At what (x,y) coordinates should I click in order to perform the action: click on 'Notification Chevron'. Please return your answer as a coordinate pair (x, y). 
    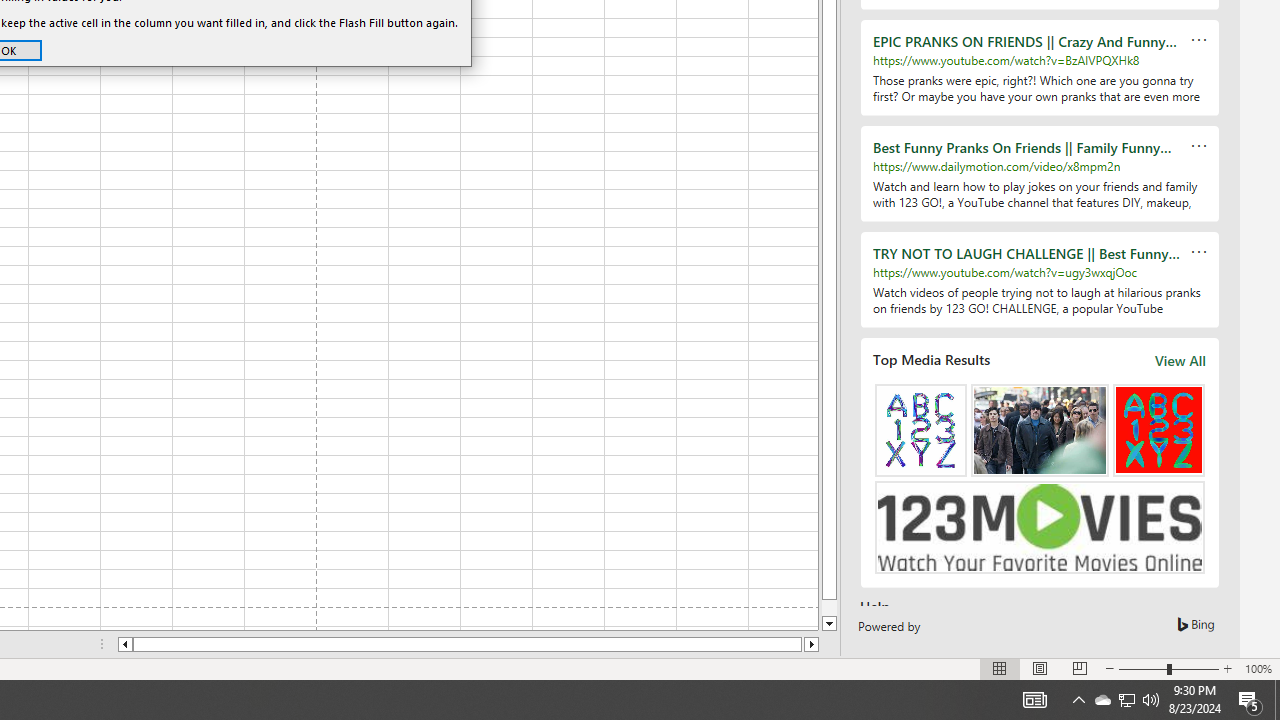
    Looking at the image, I should click on (1127, 698).